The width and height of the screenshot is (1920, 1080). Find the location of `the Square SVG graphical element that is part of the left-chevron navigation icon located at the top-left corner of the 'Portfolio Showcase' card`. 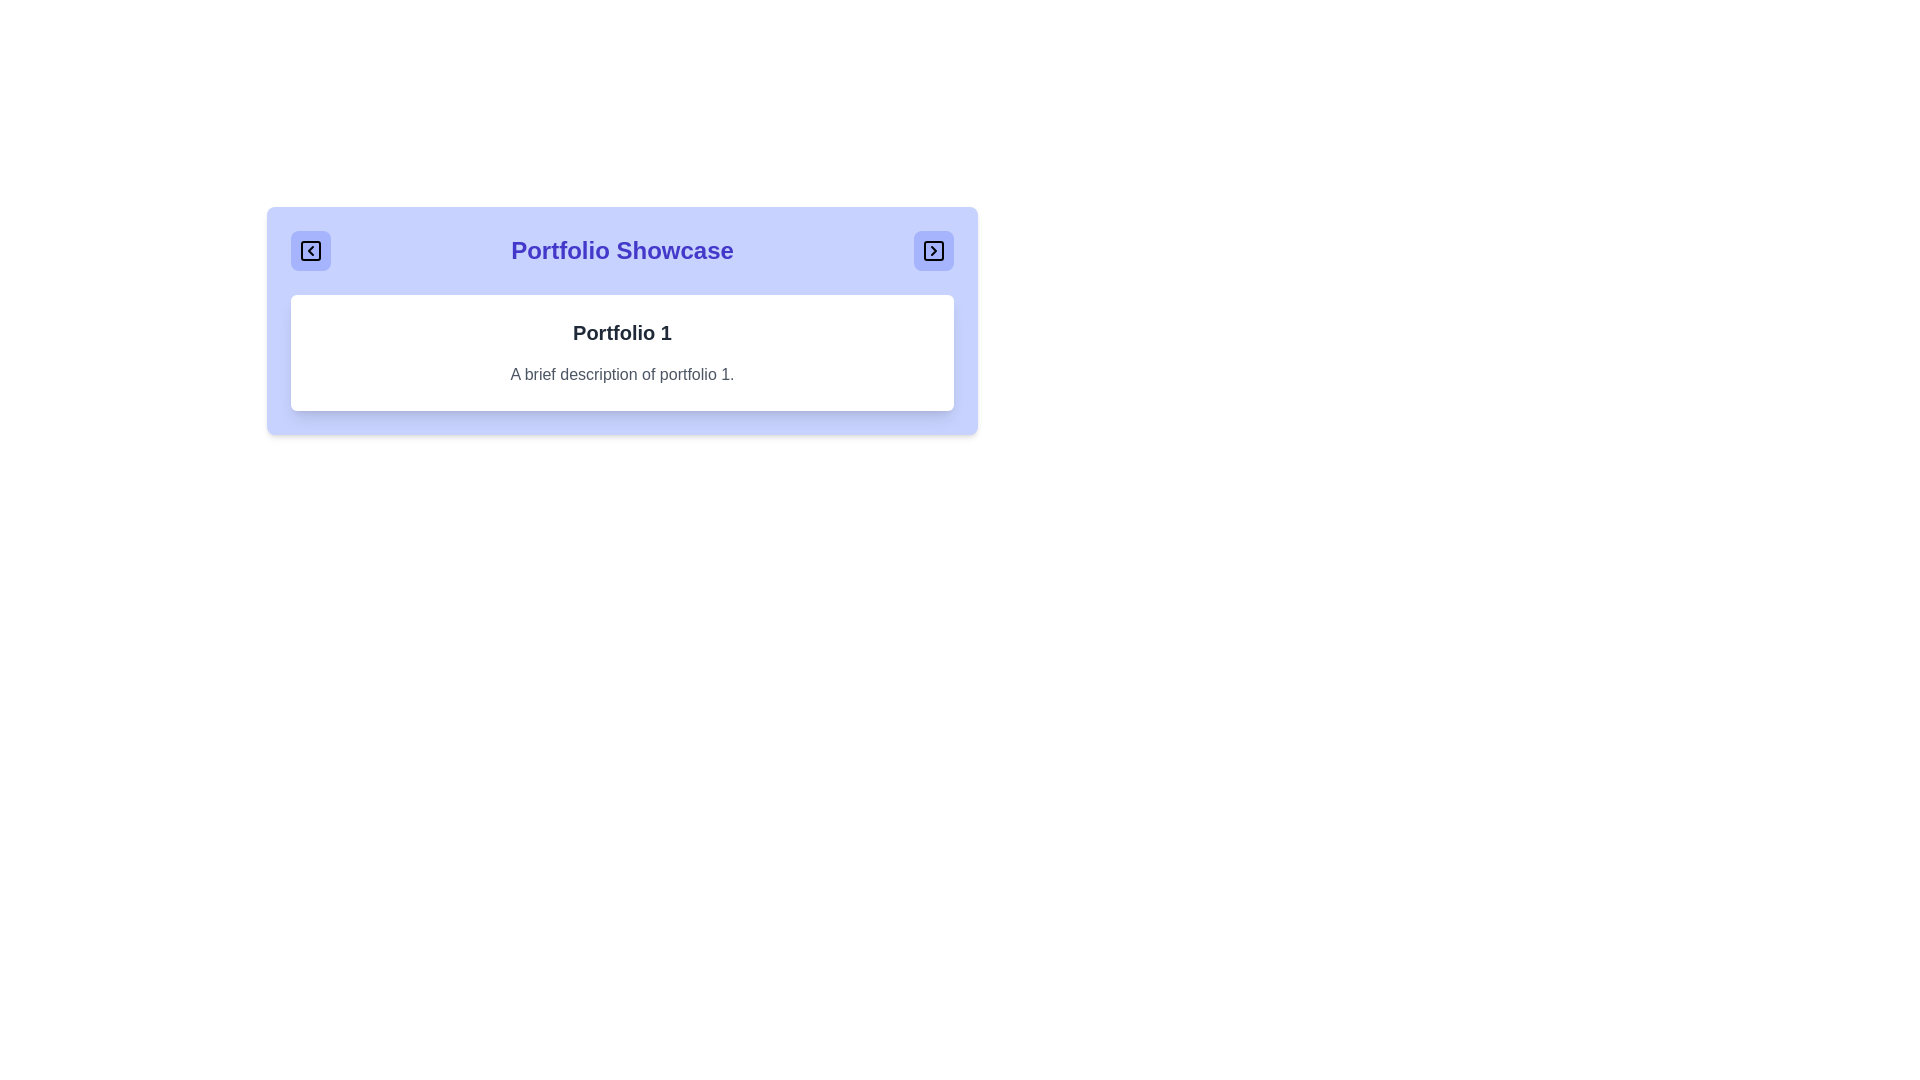

the Square SVG graphical element that is part of the left-chevron navigation icon located at the top-left corner of the 'Portfolio Showcase' card is located at coordinates (310, 249).